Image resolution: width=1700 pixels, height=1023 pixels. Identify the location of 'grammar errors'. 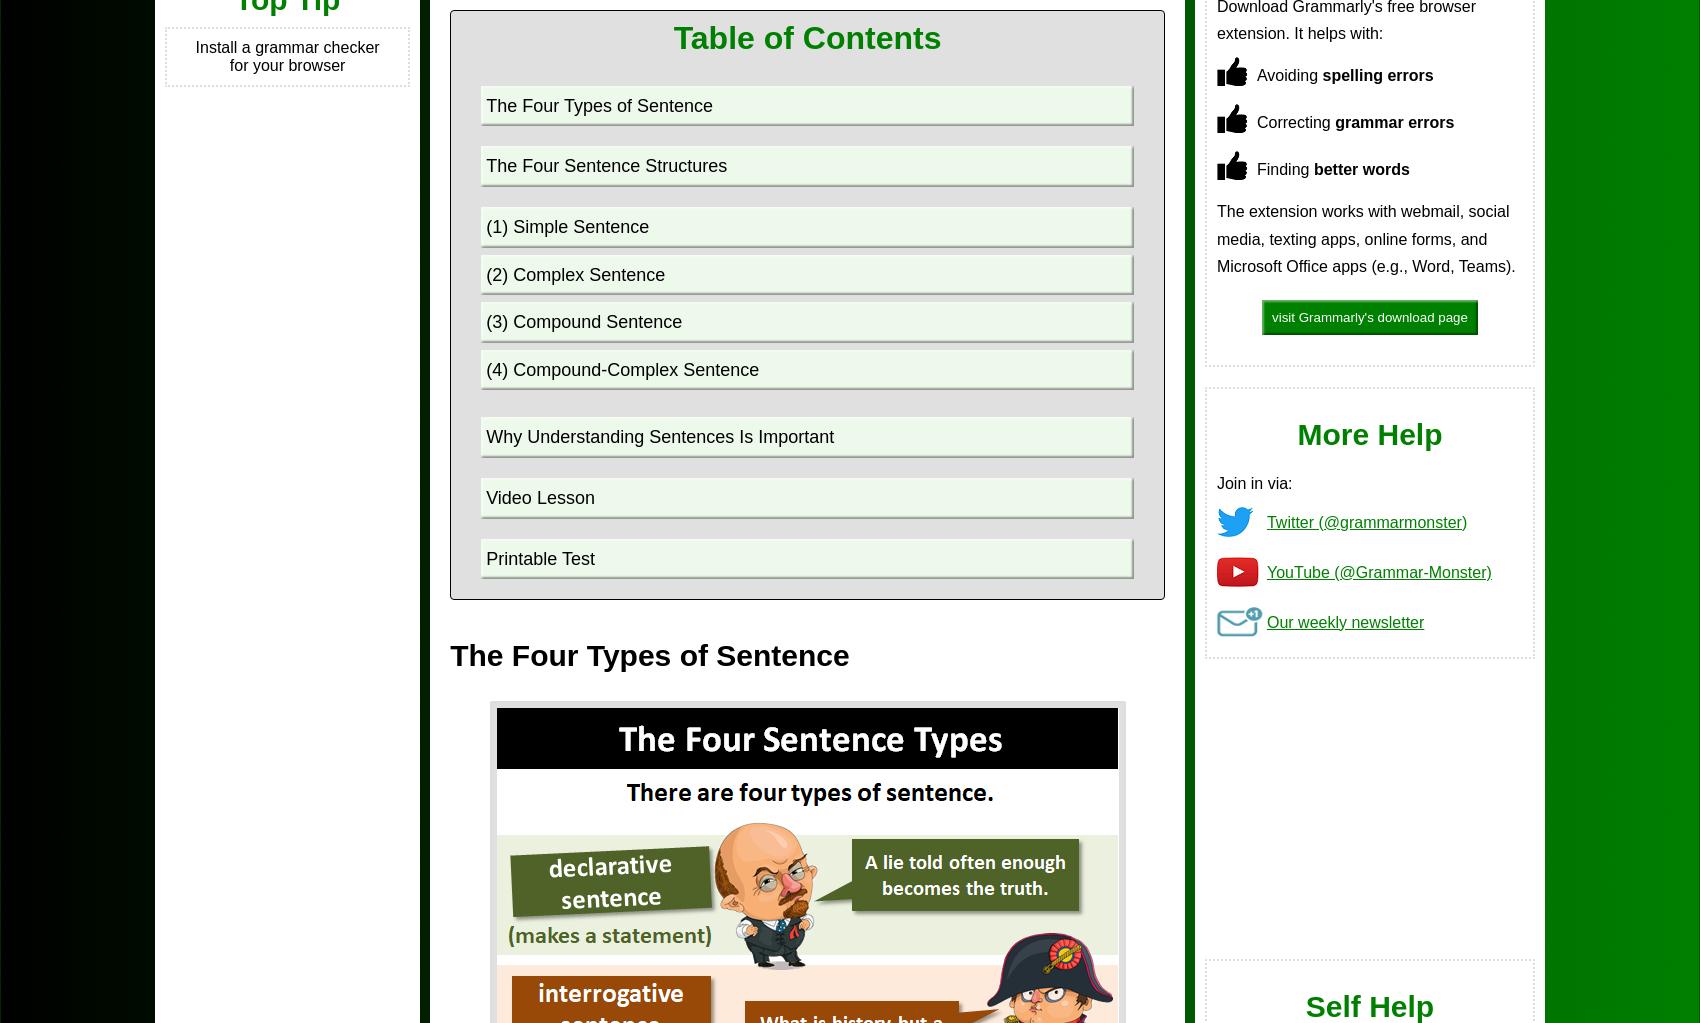
(1393, 121).